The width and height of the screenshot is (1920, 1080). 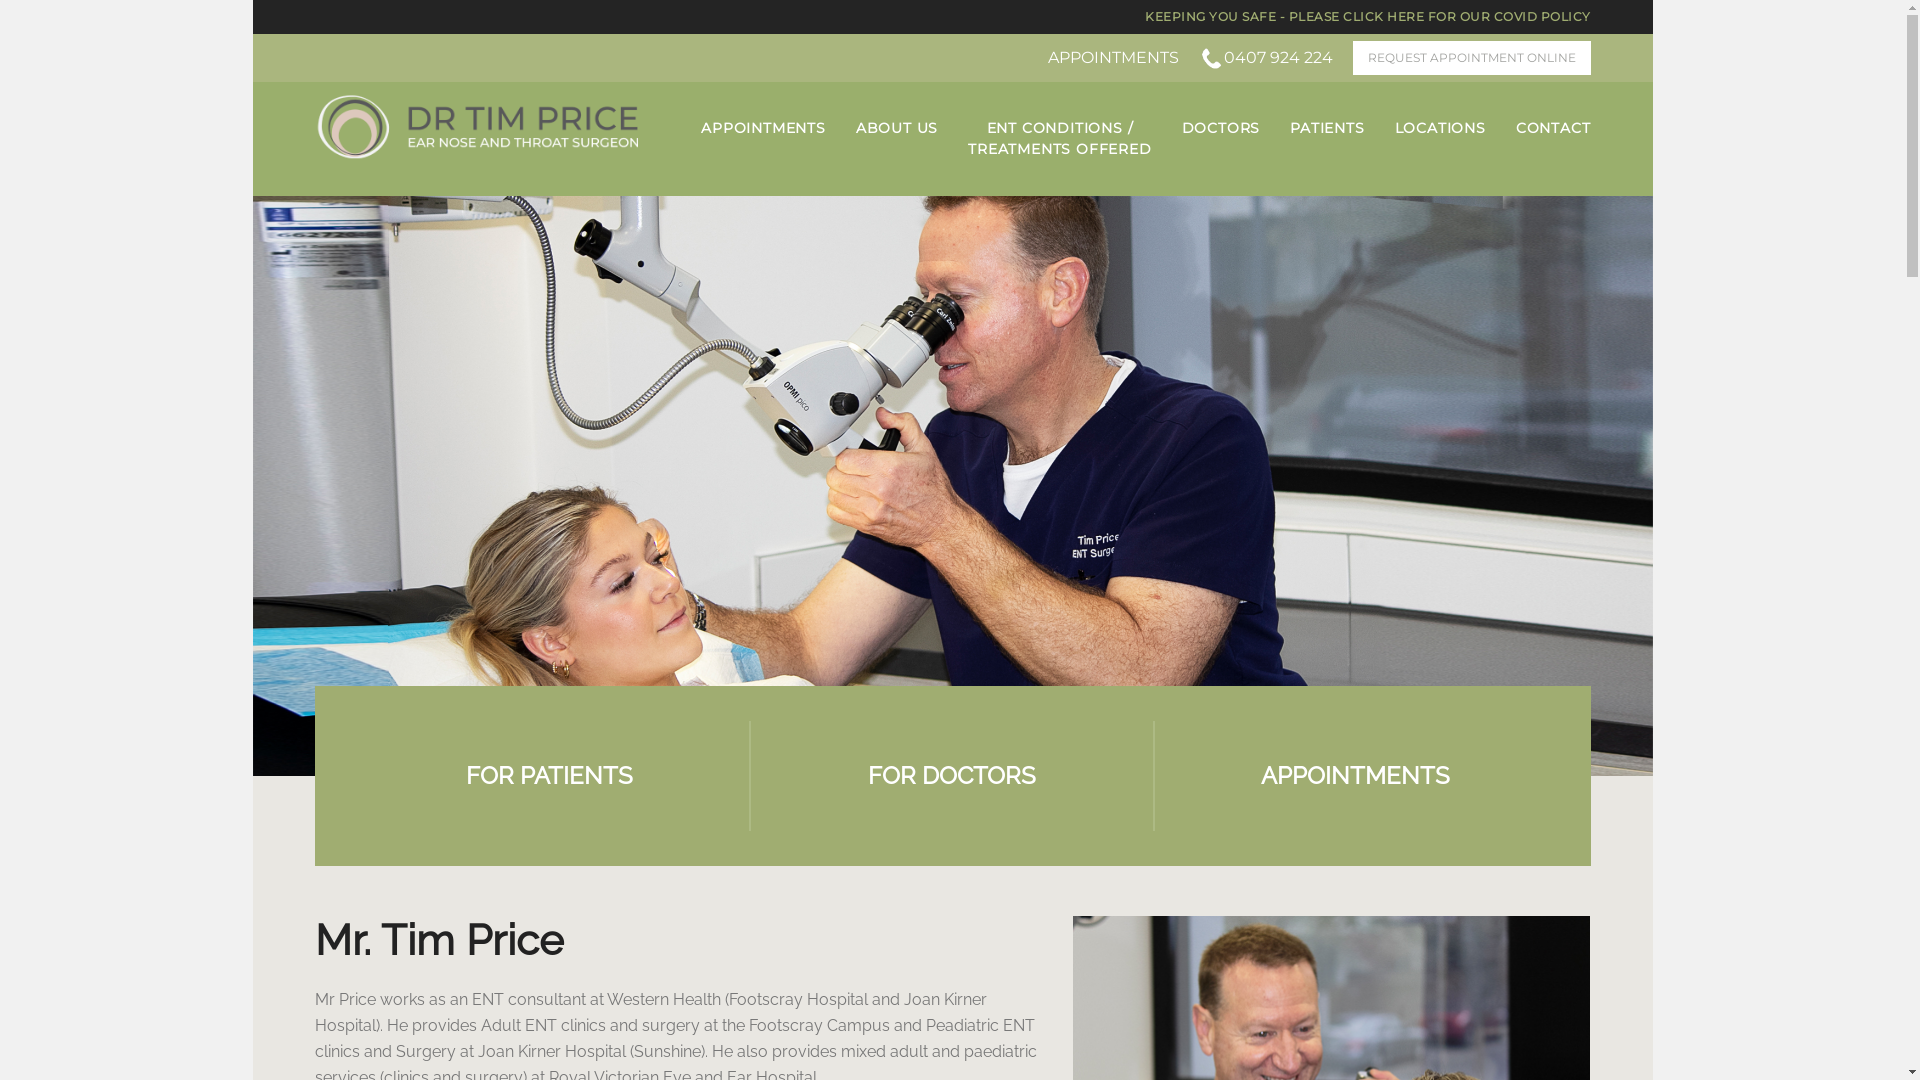 What do you see at coordinates (1394, 128) in the screenshot?
I see `'LOCATIONS'` at bounding box center [1394, 128].